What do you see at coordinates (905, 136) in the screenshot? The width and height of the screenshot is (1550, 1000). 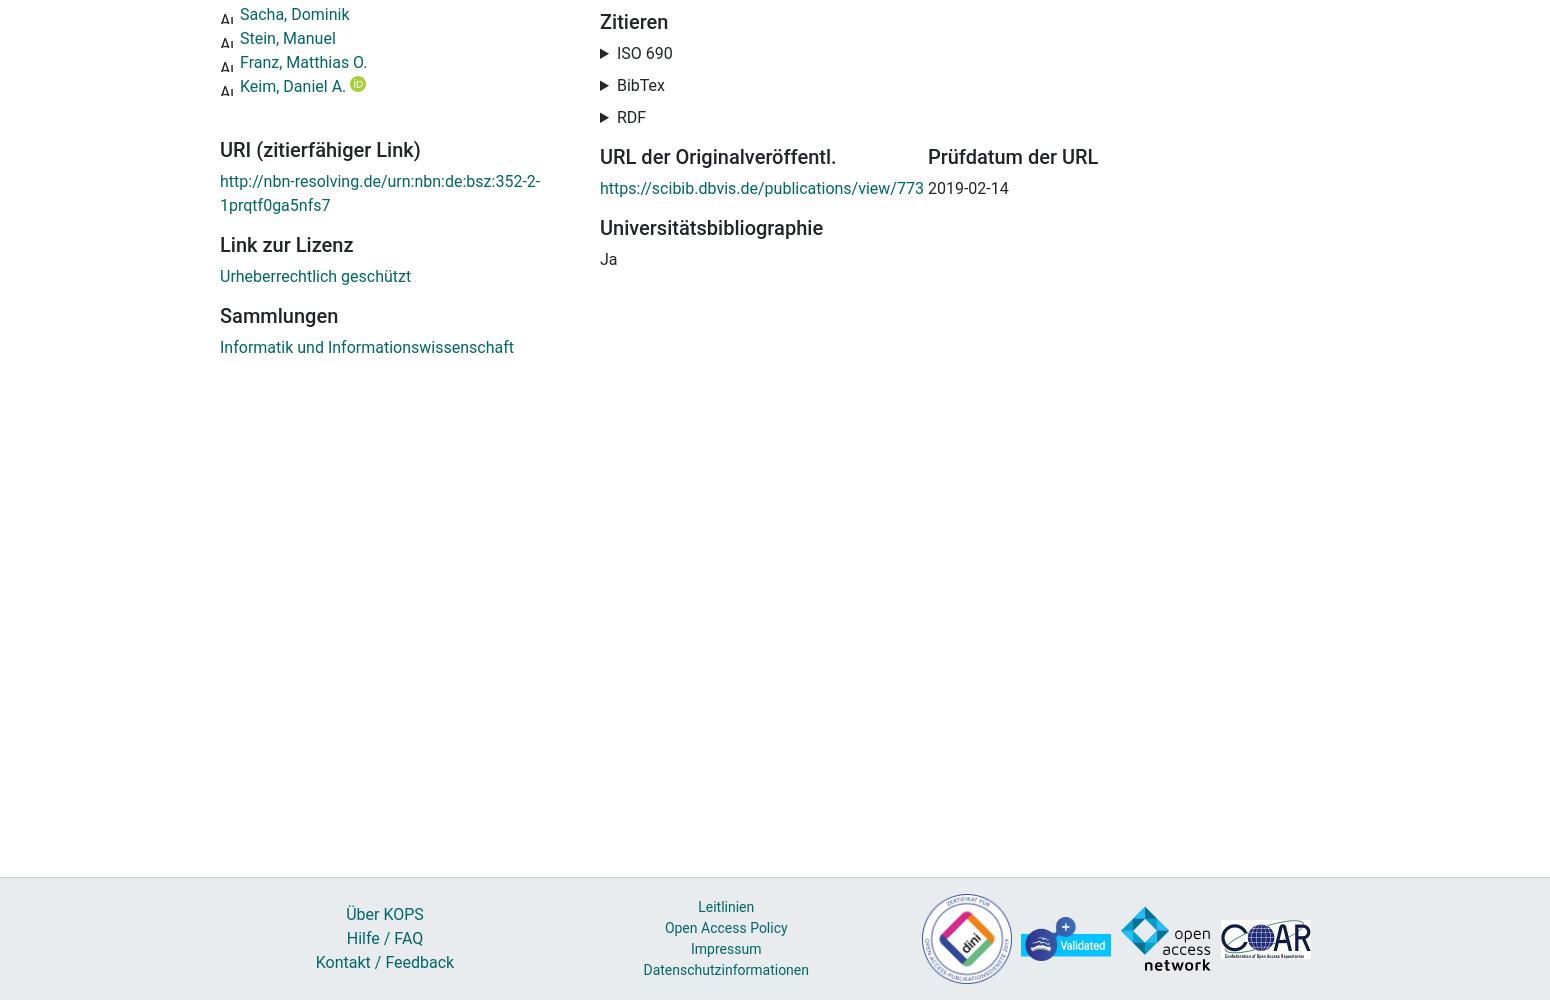 I see `'. Berlin, 22. Okt. 2018. In:'` at bounding box center [905, 136].